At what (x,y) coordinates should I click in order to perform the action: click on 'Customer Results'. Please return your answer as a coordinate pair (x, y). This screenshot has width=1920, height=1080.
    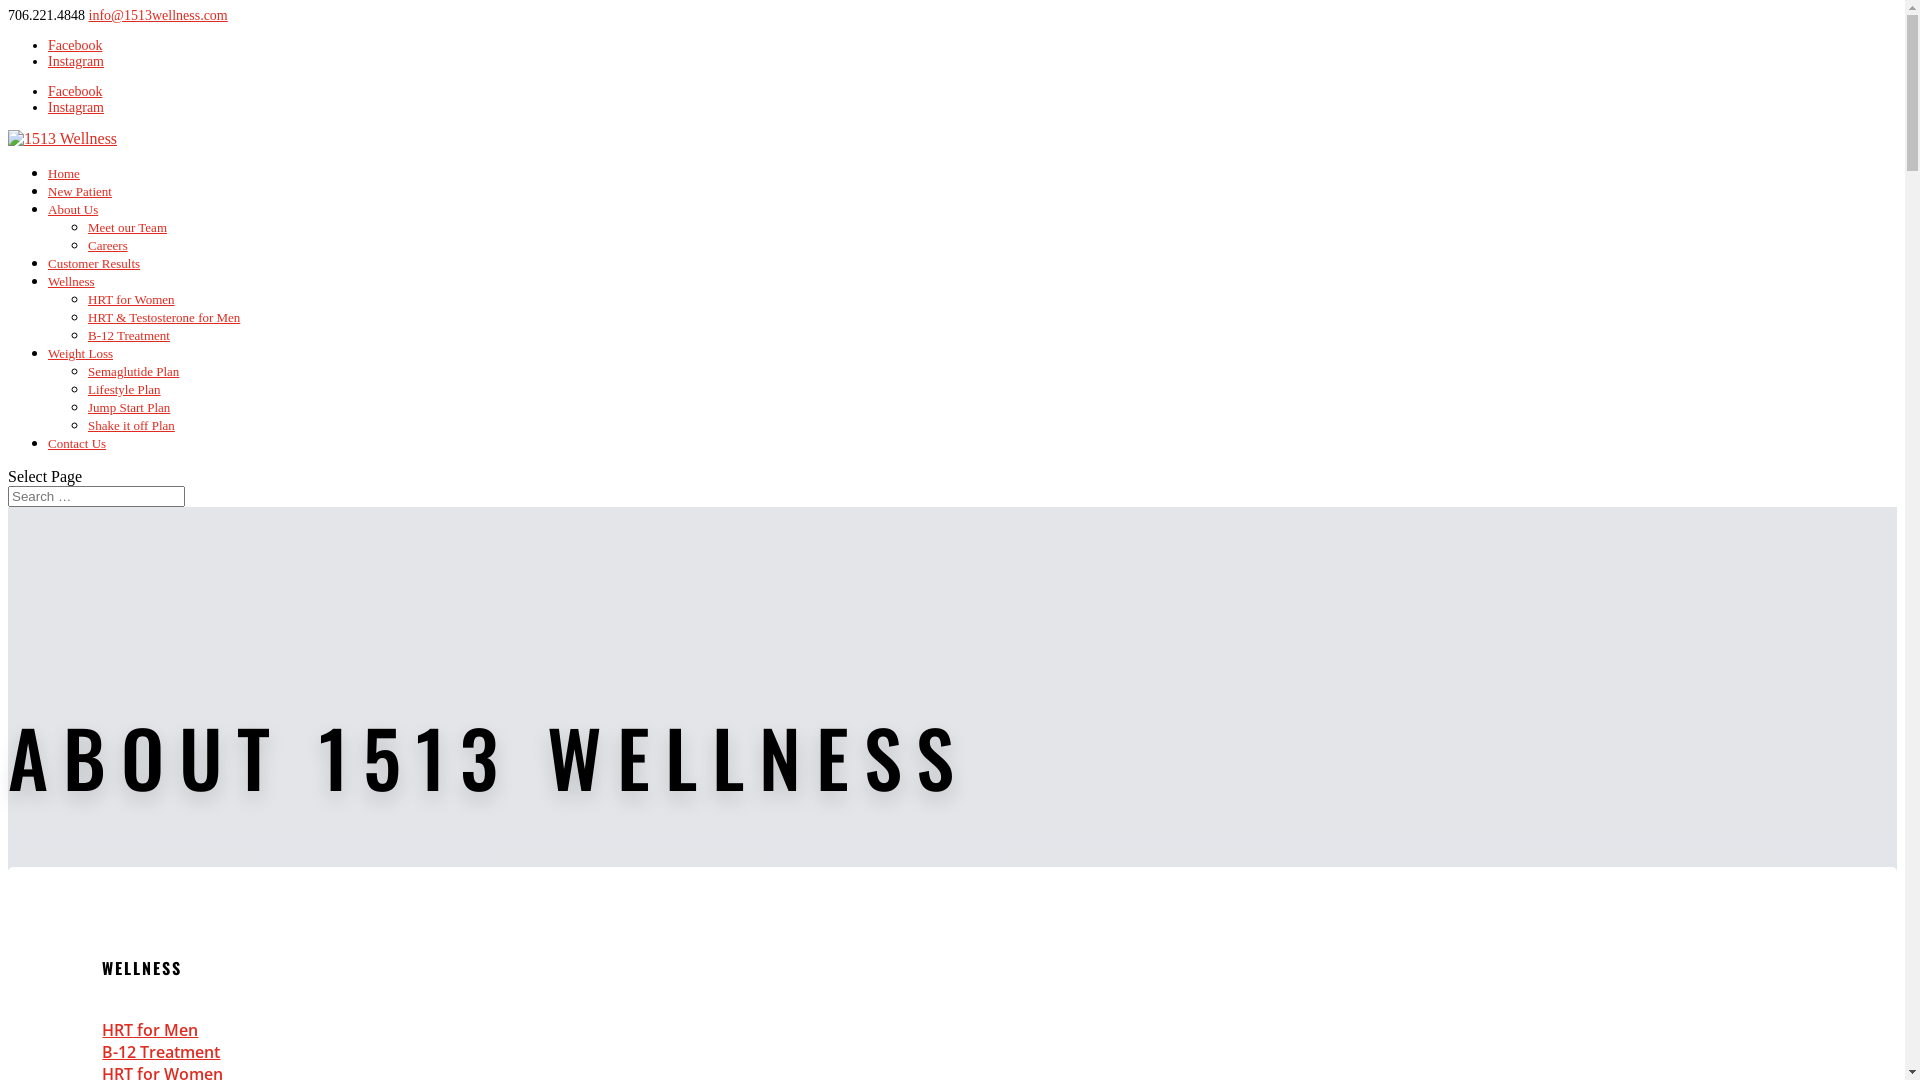
    Looking at the image, I should click on (93, 262).